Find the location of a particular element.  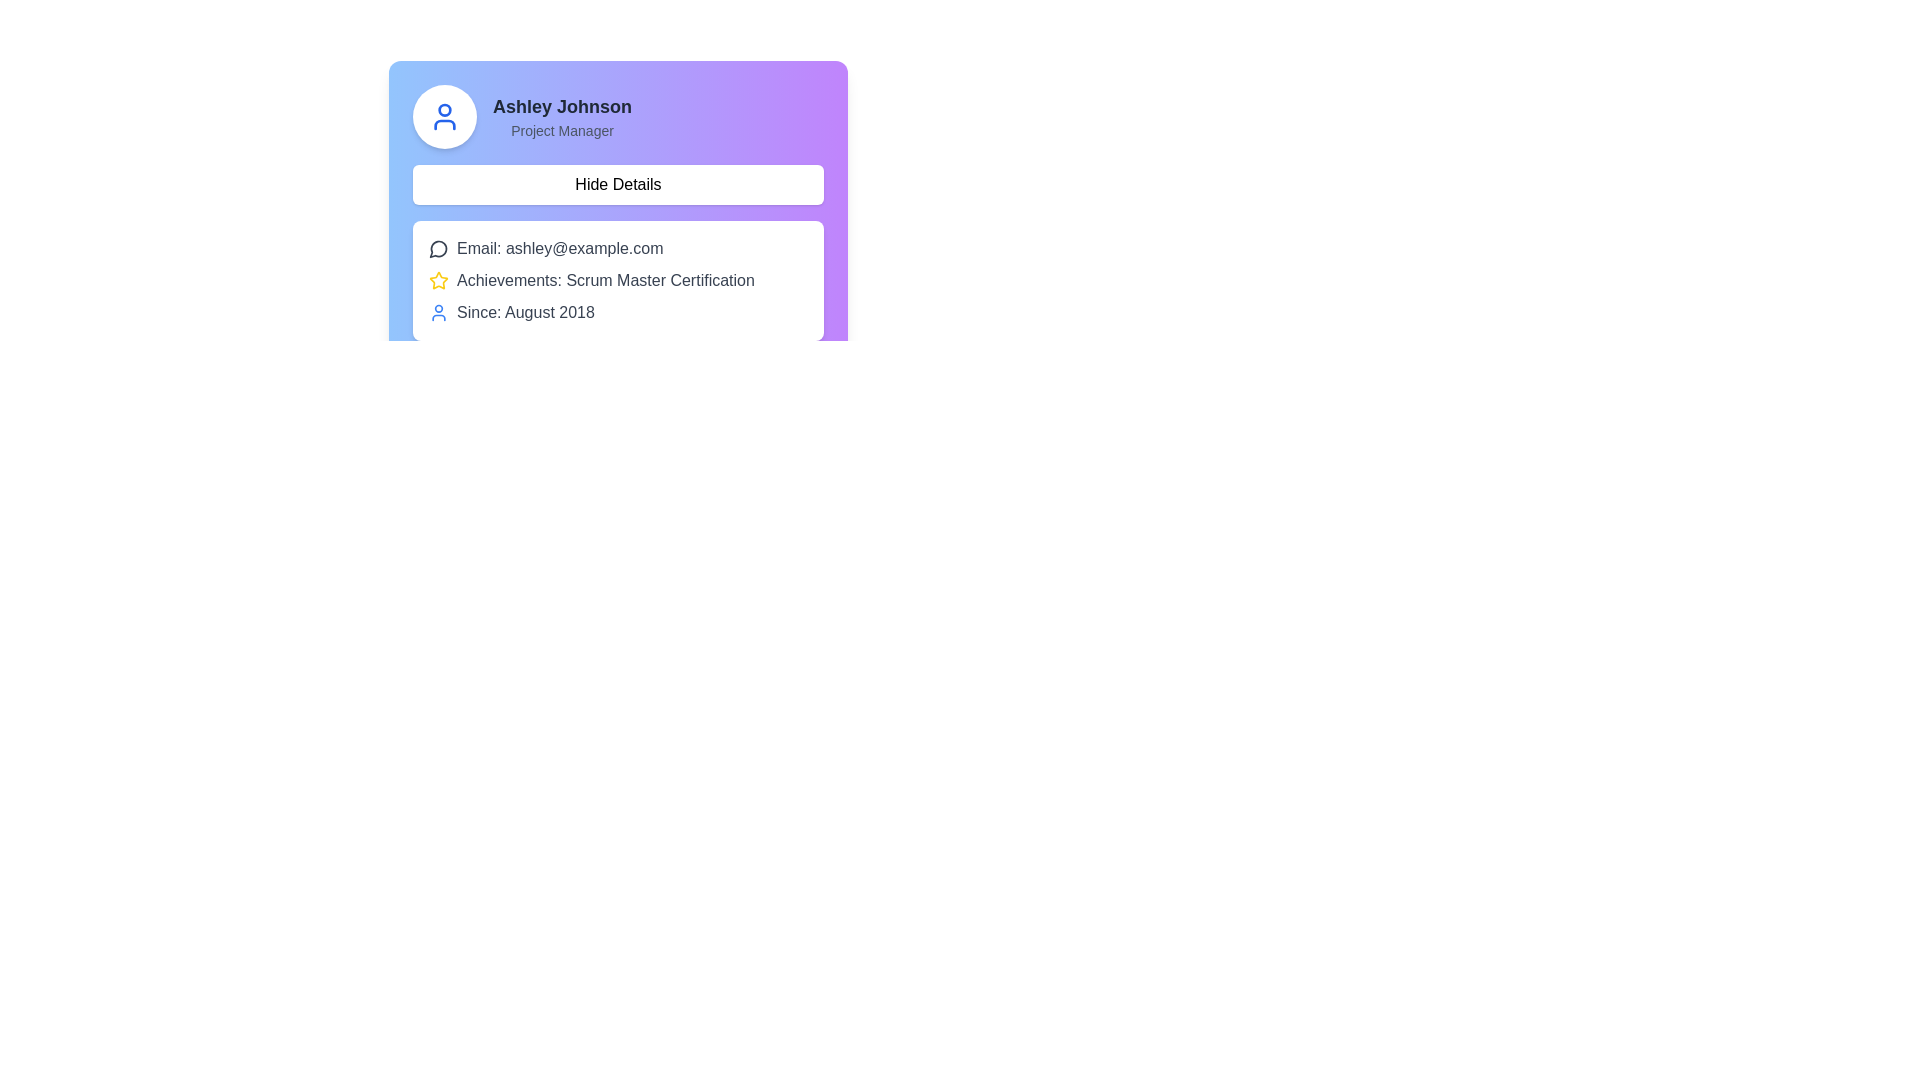

the circular user avatar placeholder, which features a prominent blue user icon on a white background, located to the left of the user's name 'Ashley Johnson' and their role 'Project Manager' is located at coordinates (444, 116).